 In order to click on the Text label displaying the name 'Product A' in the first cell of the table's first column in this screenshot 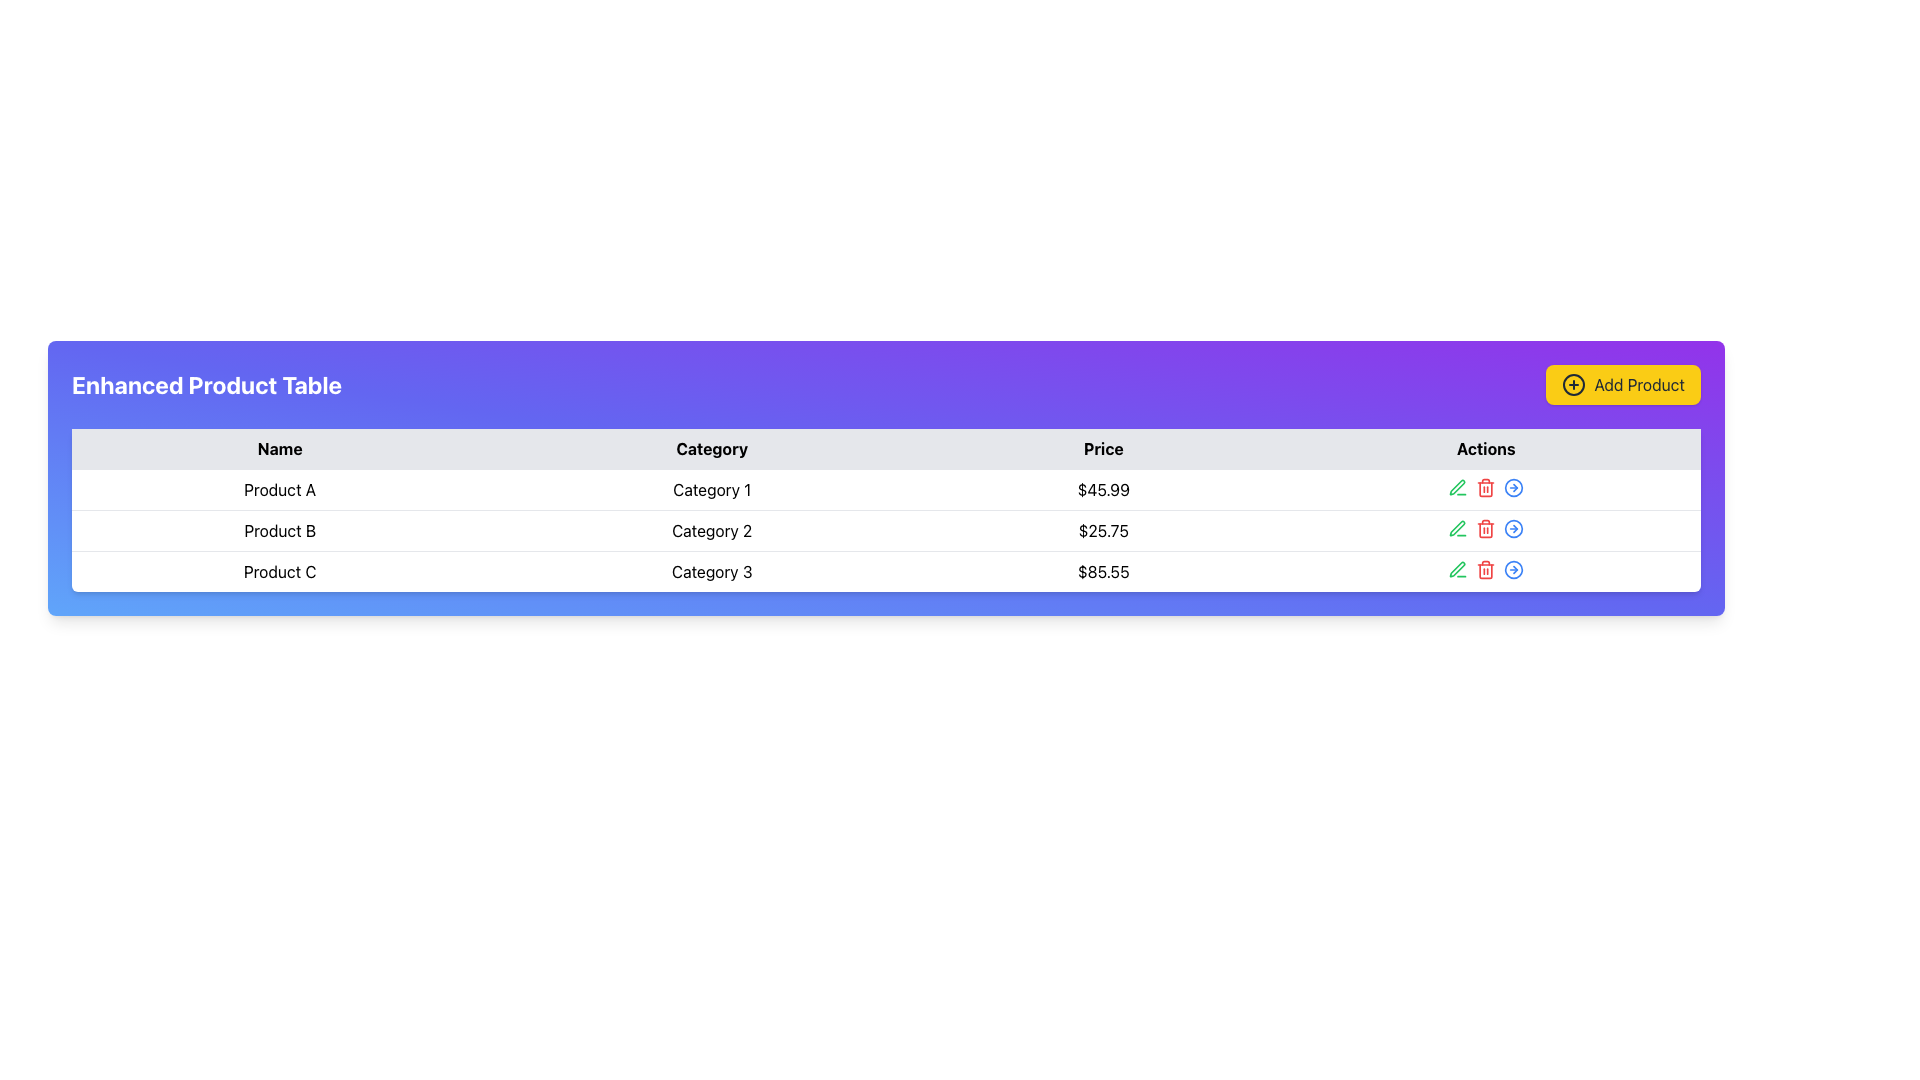, I will do `click(279, 489)`.